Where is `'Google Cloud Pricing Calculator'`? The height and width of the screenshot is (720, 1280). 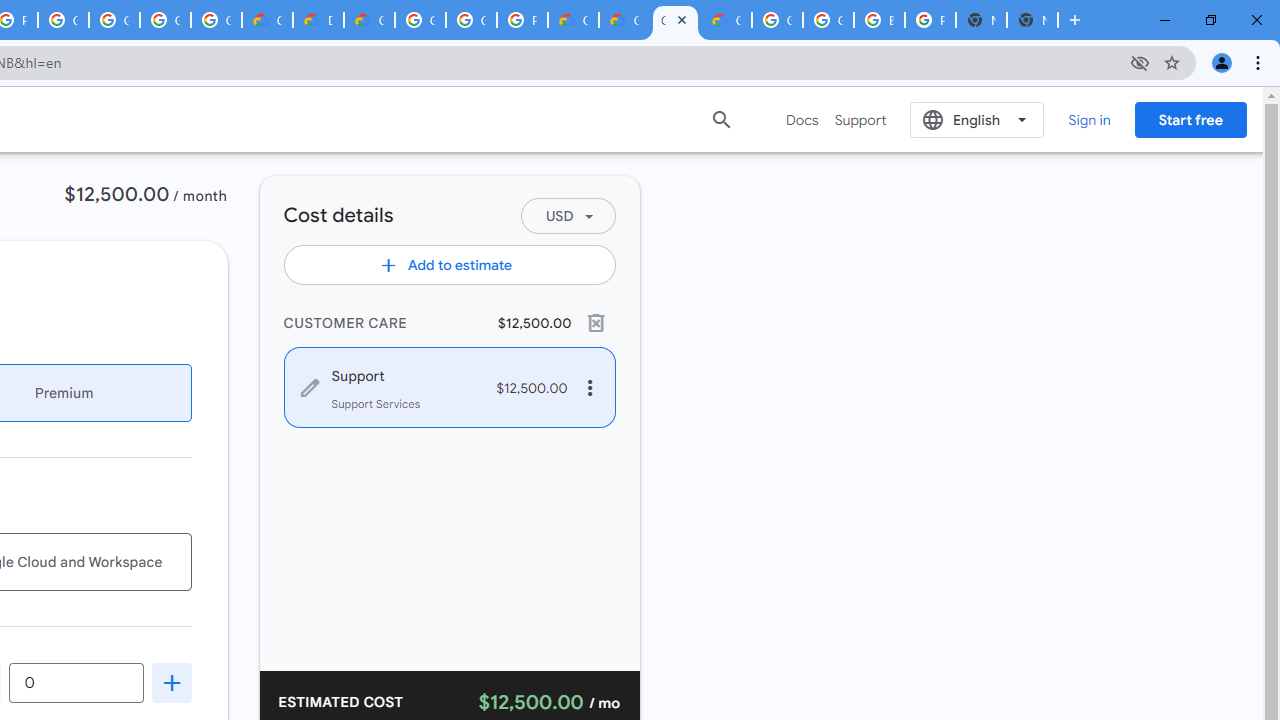
'Google Cloud Pricing Calculator' is located at coordinates (675, 20).